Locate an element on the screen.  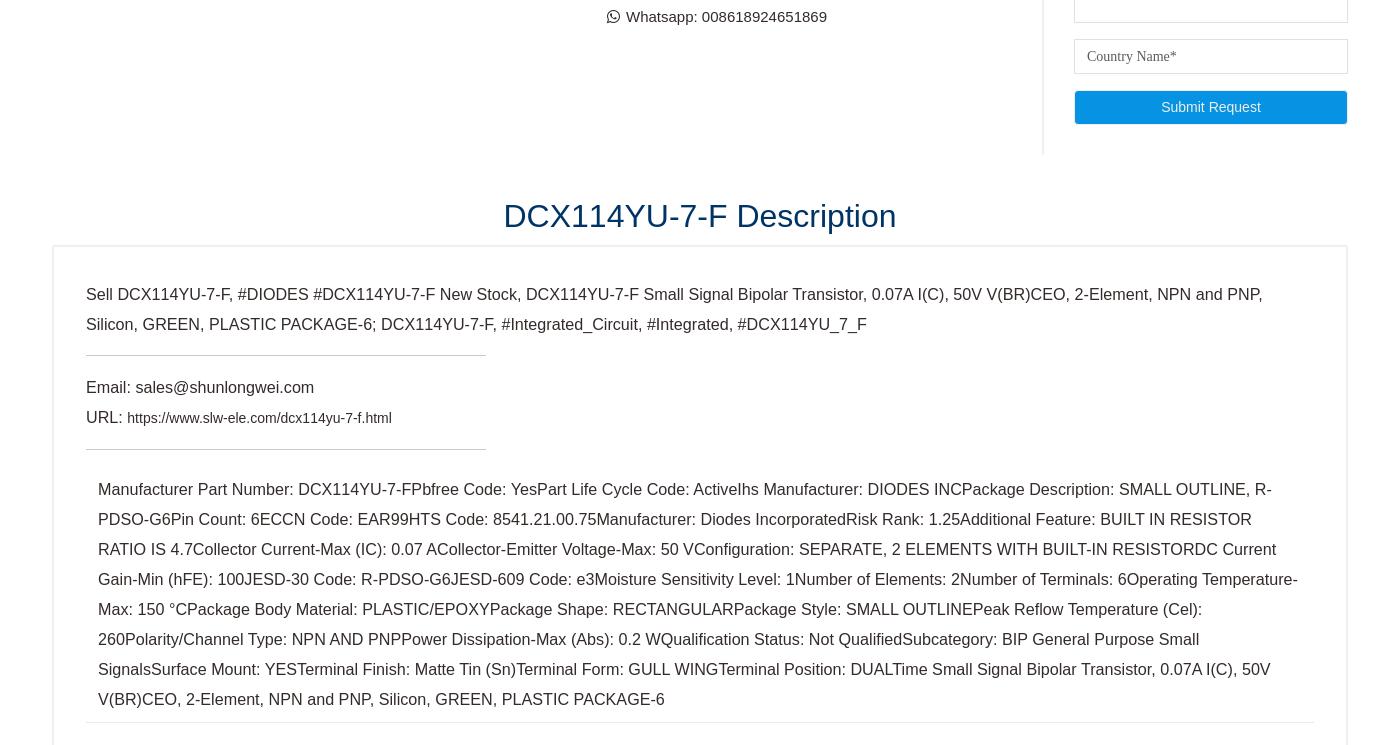
'Follow us on social networks' is located at coordinates (1021, 117).